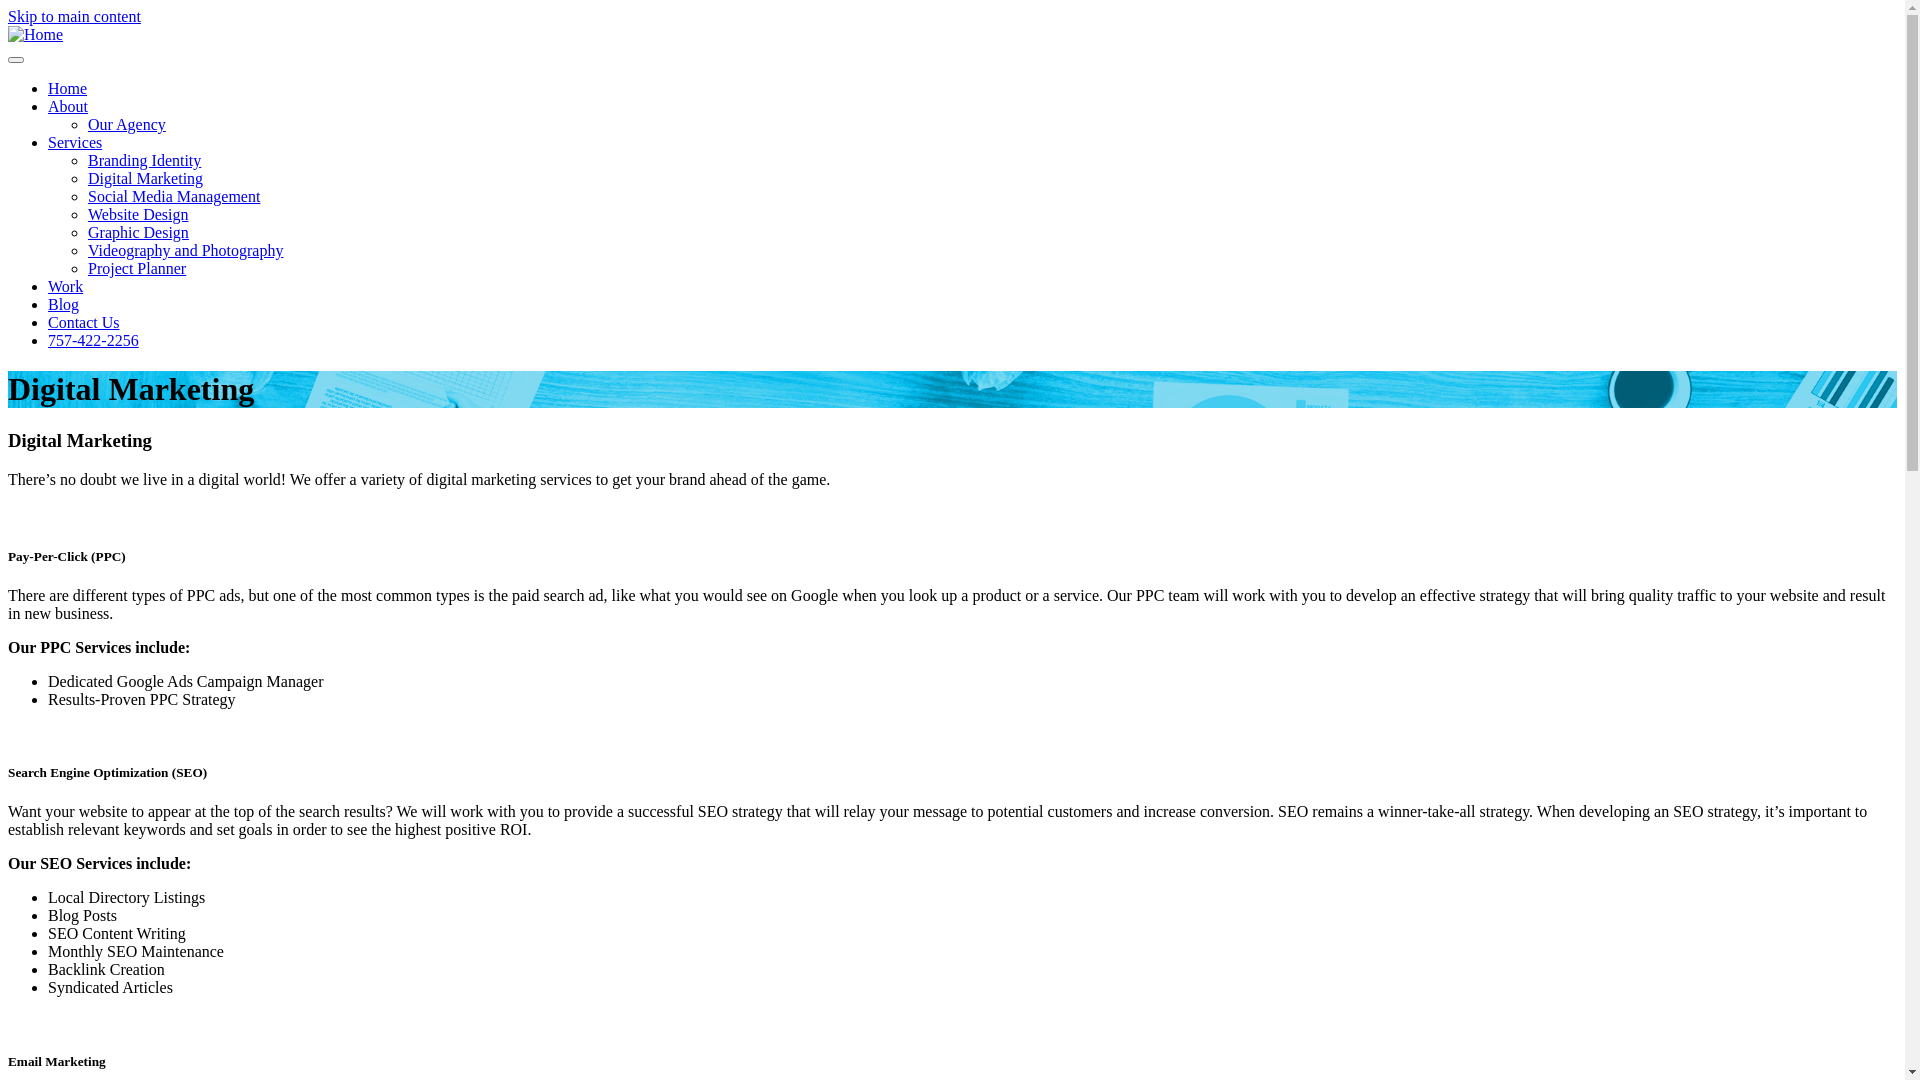 This screenshot has height=1080, width=1920. What do you see at coordinates (82, 321) in the screenshot?
I see `'Contact Us'` at bounding box center [82, 321].